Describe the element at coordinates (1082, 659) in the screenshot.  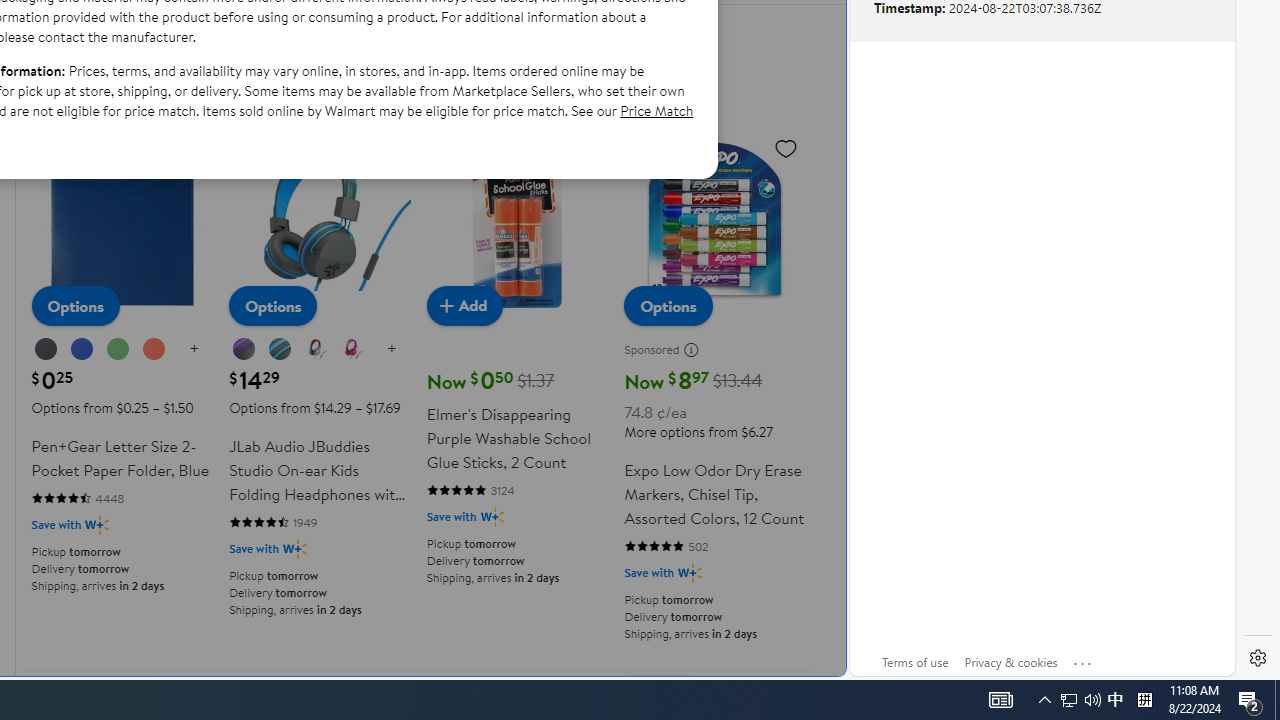
I see `'Click here for troubleshooting information'` at that location.